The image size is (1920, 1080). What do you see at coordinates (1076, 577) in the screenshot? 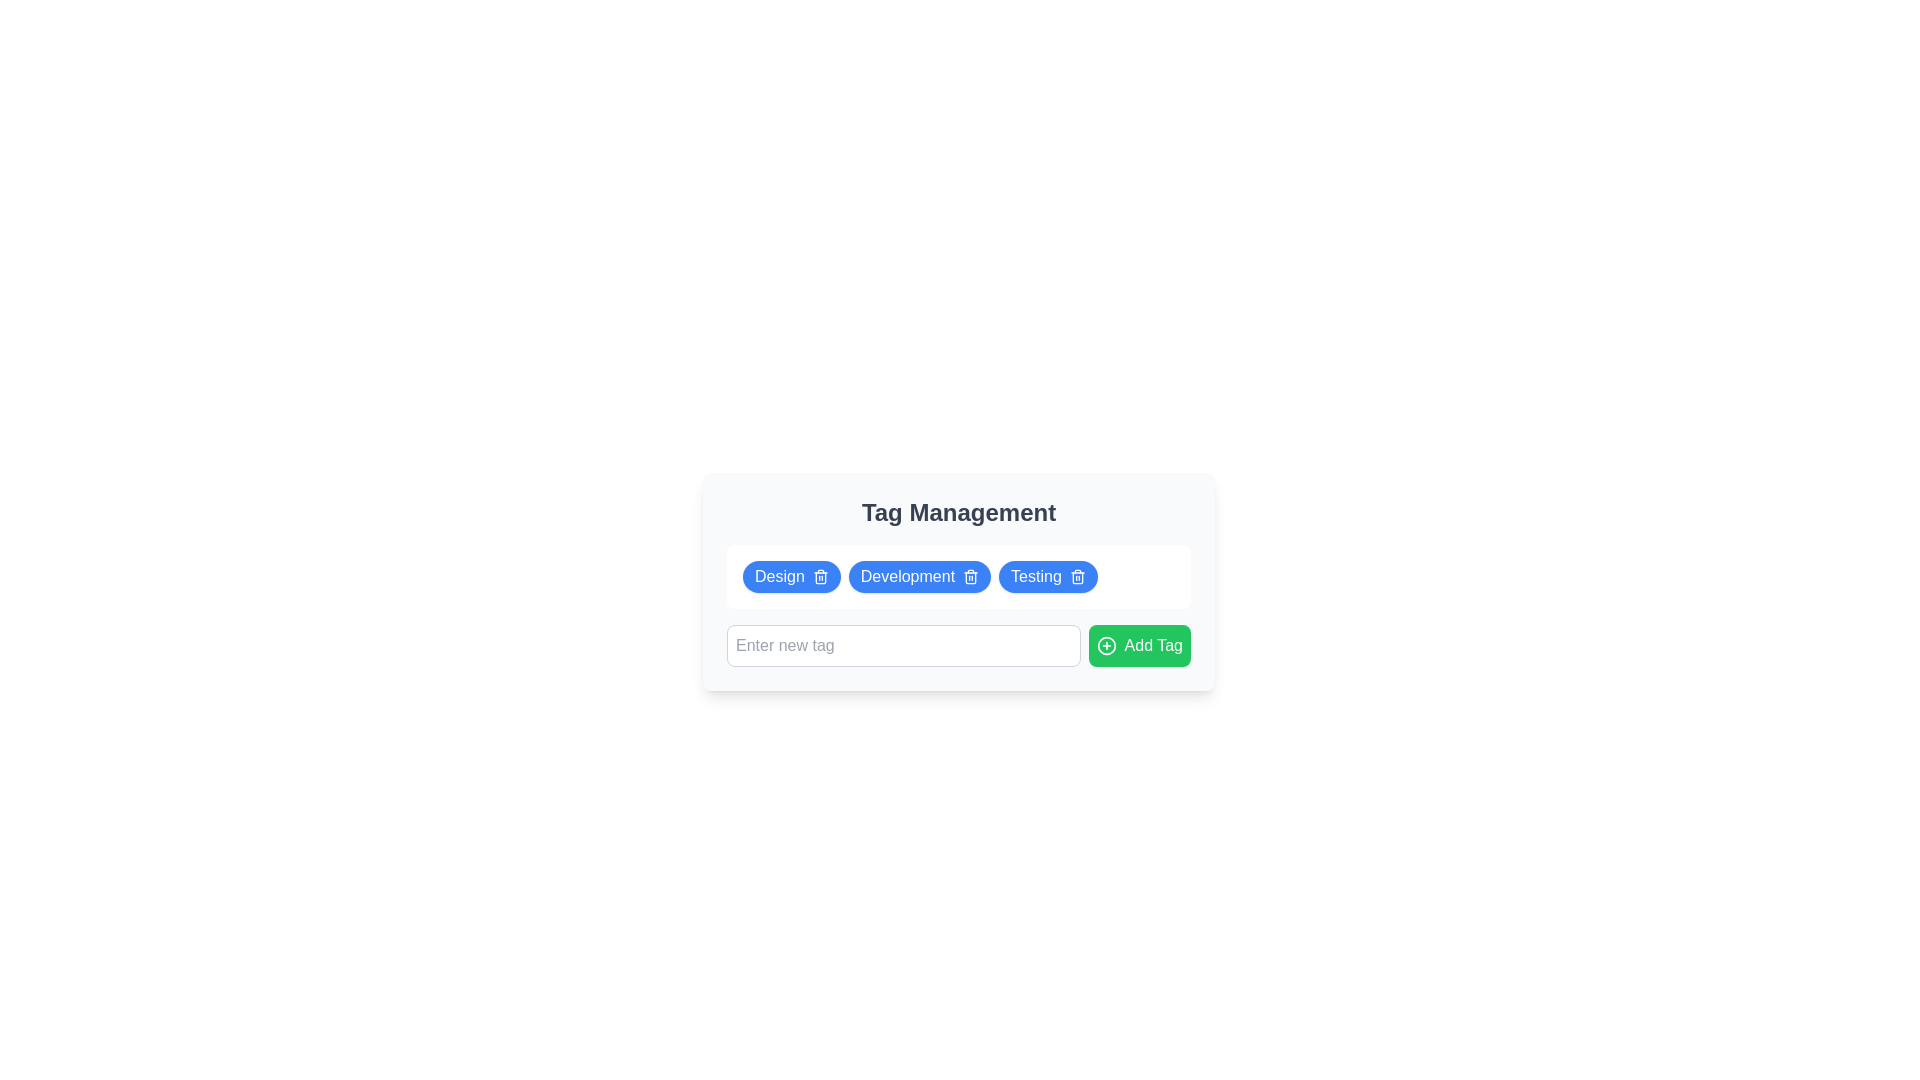
I see `the small square icon resembling a trash can, which has a white outline against a blue background, located next to the 'Testing' label` at bounding box center [1076, 577].